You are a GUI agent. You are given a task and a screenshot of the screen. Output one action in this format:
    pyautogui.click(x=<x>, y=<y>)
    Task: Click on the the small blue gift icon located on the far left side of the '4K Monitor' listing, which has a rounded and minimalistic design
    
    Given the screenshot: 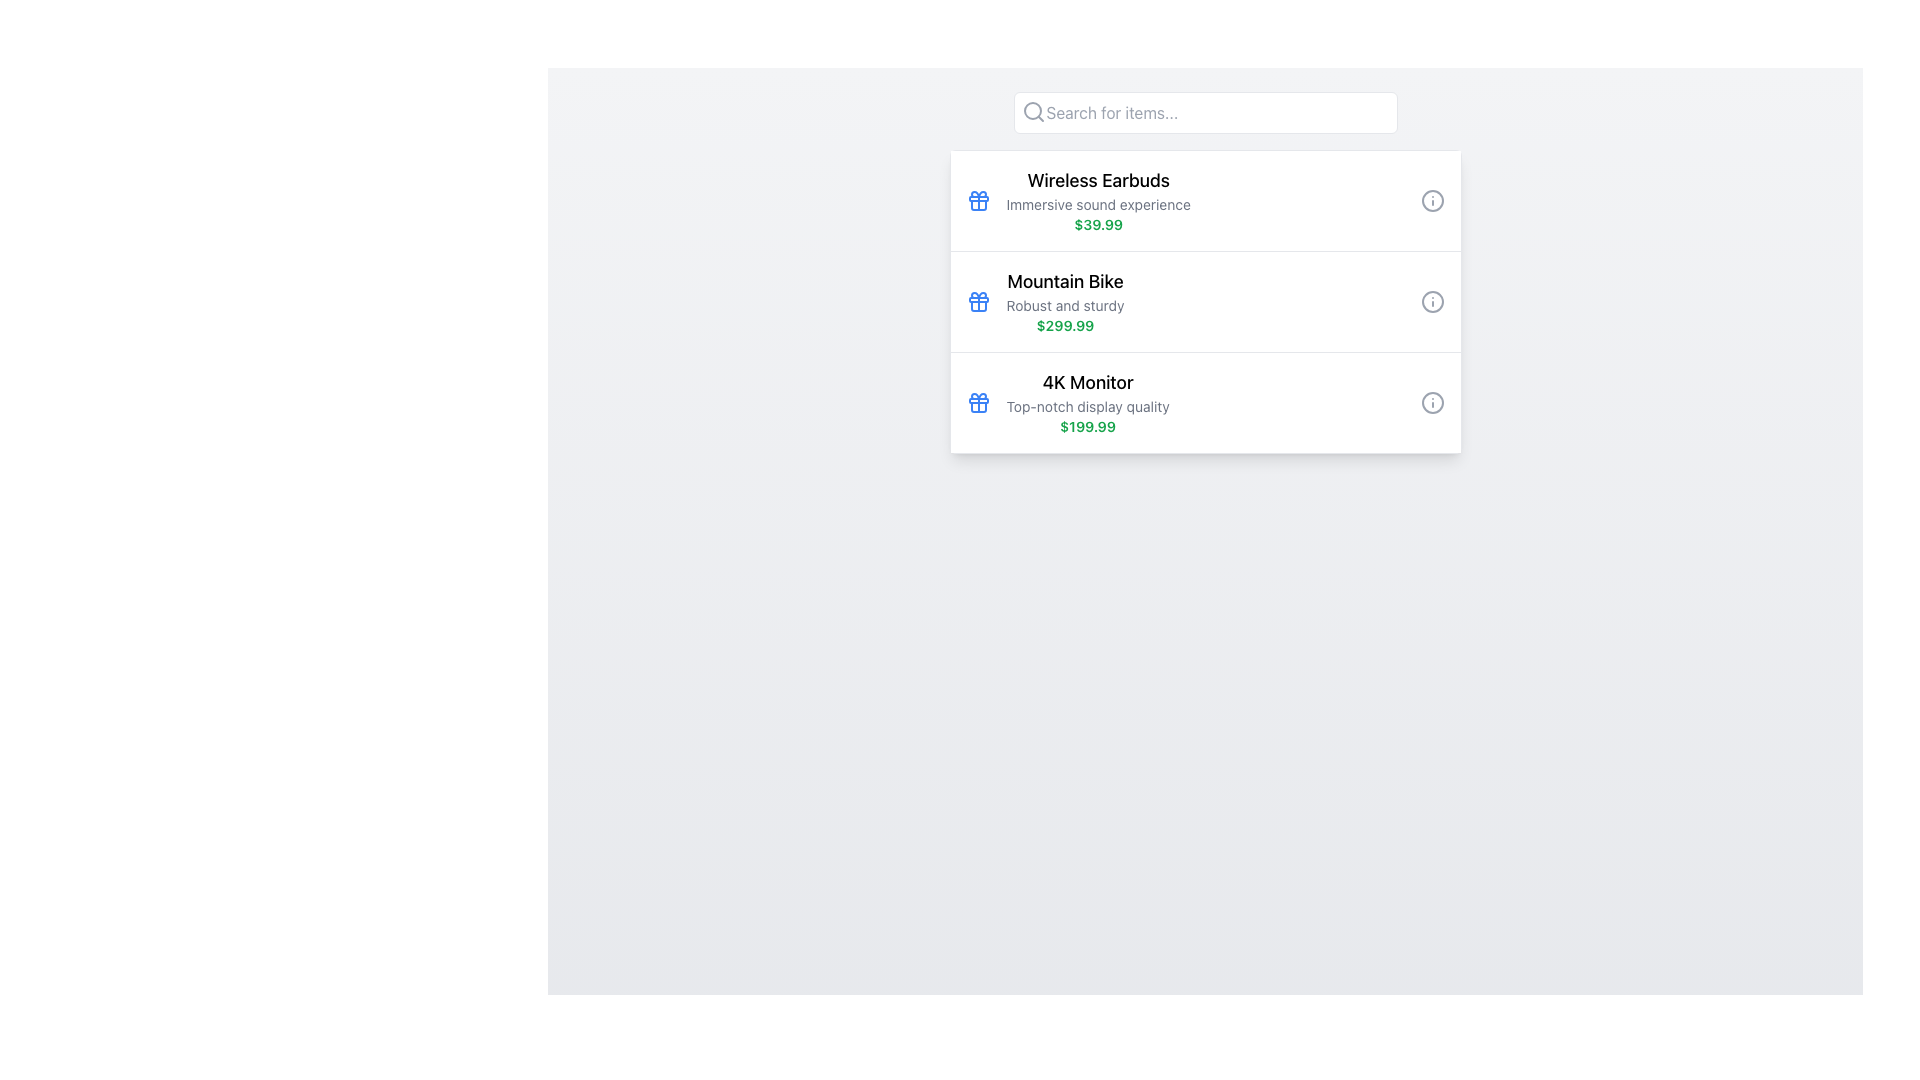 What is the action you would take?
    pyautogui.click(x=978, y=402)
    